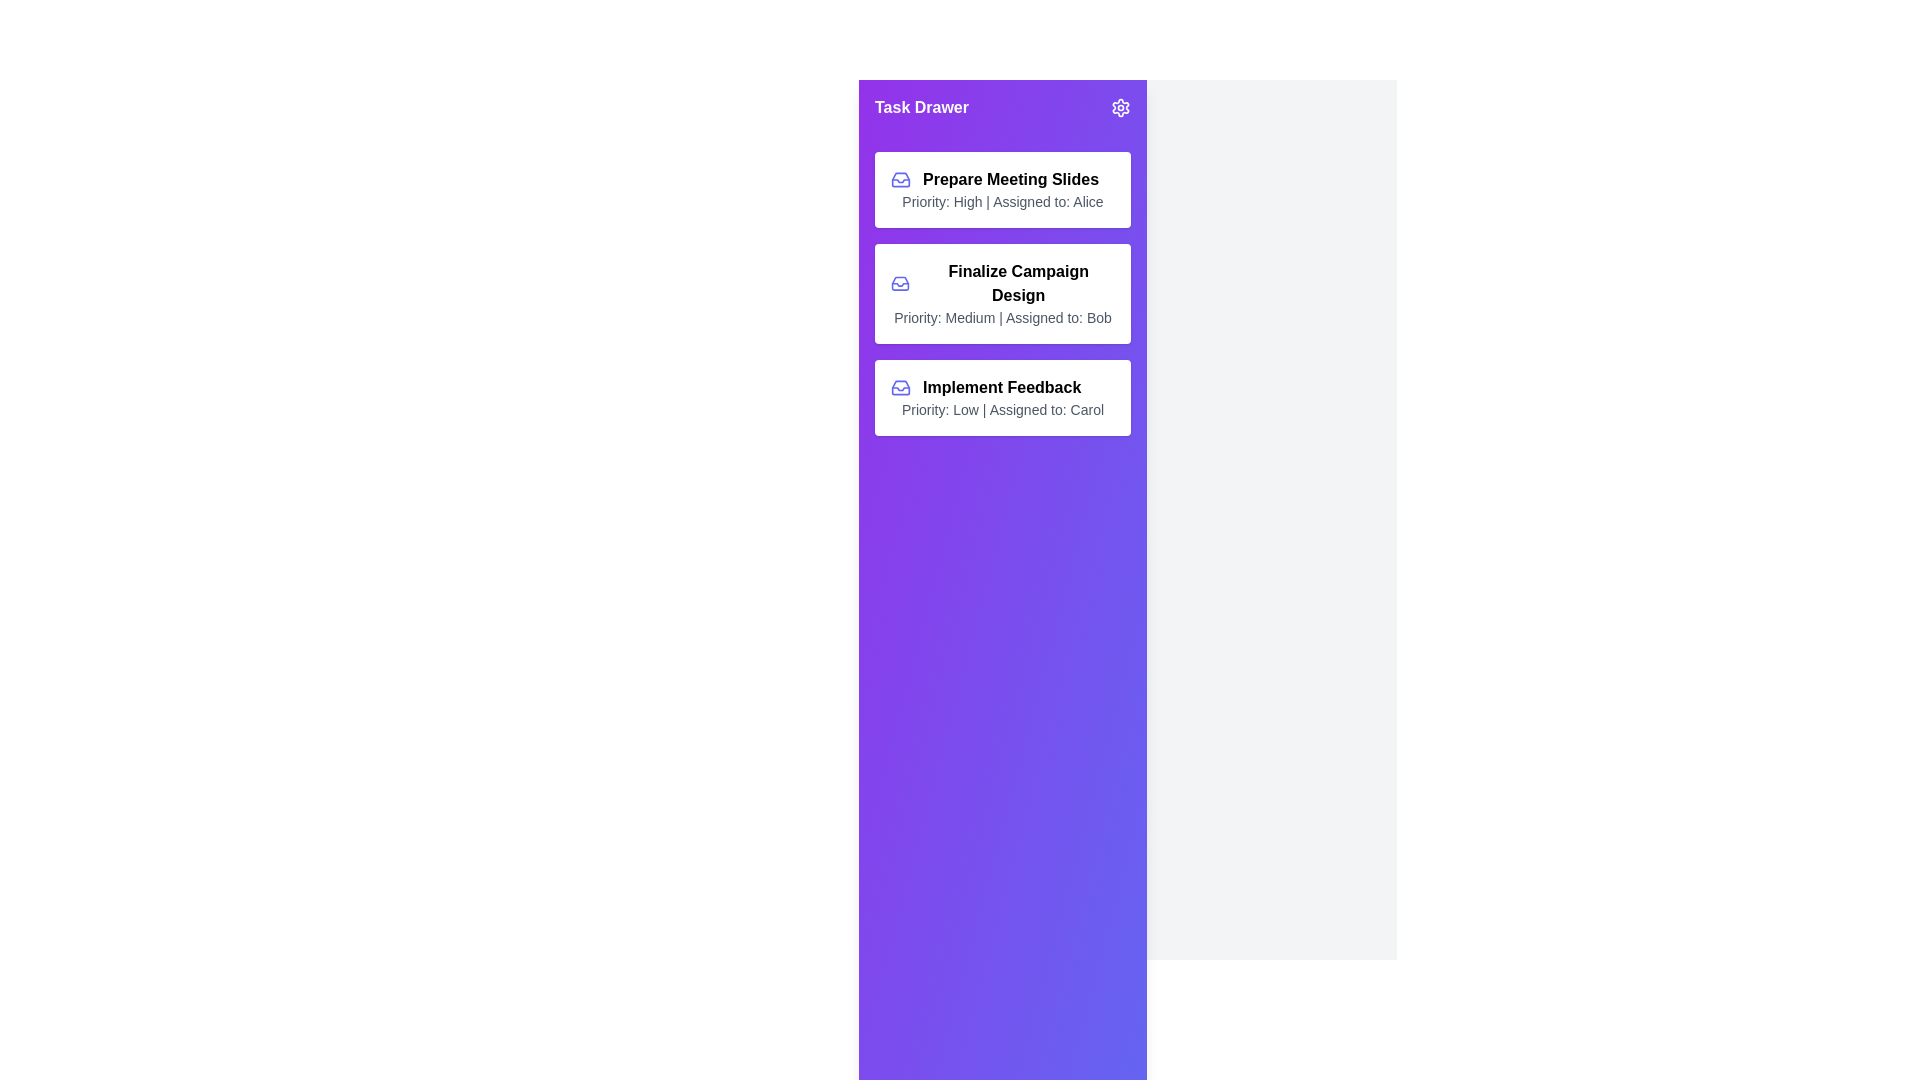  Describe the element at coordinates (1003, 397) in the screenshot. I see `the task titled 'Implement Feedback' to preview additional options or effects` at that location.